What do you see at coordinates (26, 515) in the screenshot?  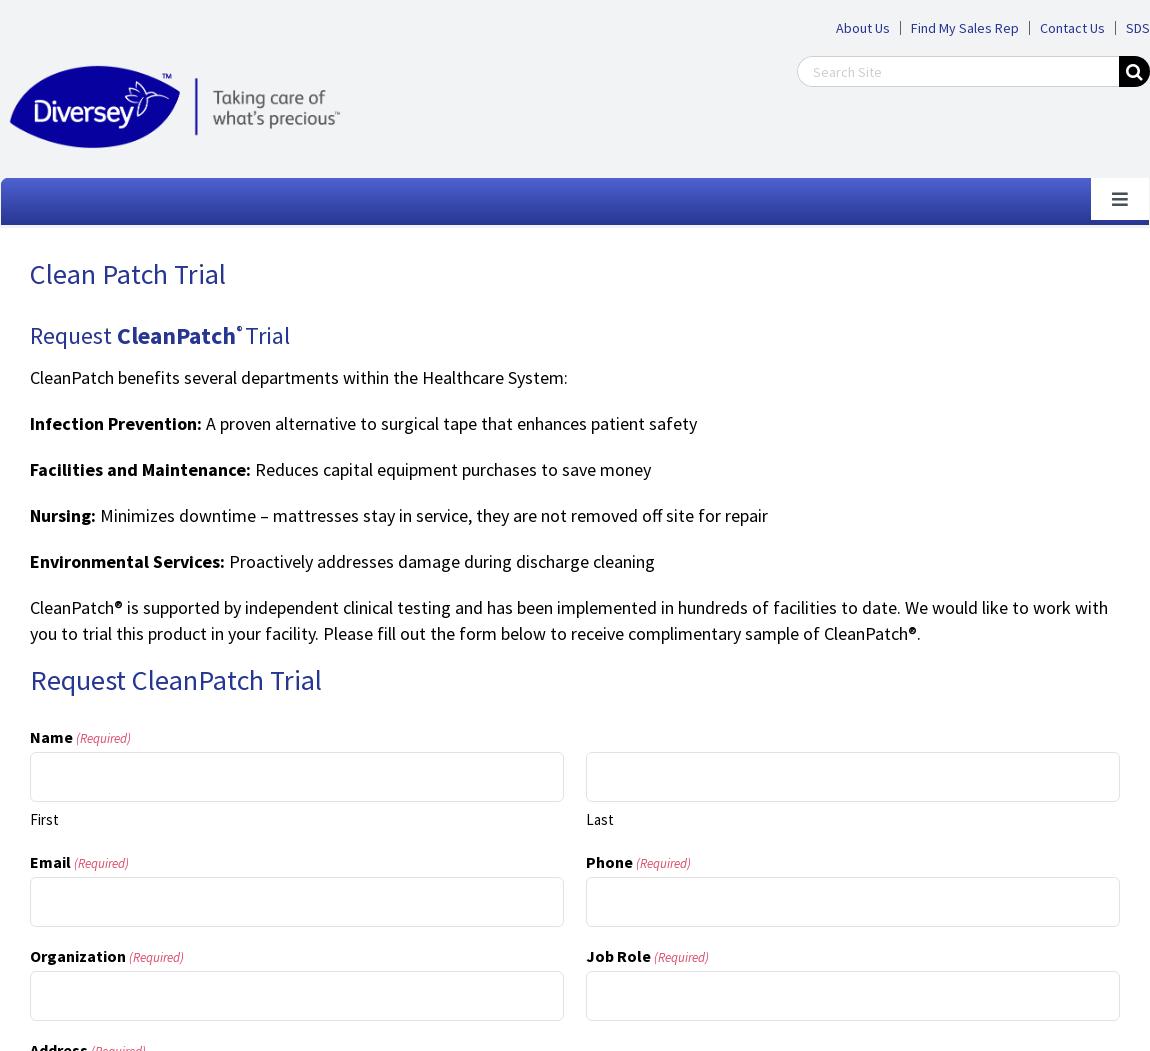 I see `'Training'` at bounding box center [26, 515].